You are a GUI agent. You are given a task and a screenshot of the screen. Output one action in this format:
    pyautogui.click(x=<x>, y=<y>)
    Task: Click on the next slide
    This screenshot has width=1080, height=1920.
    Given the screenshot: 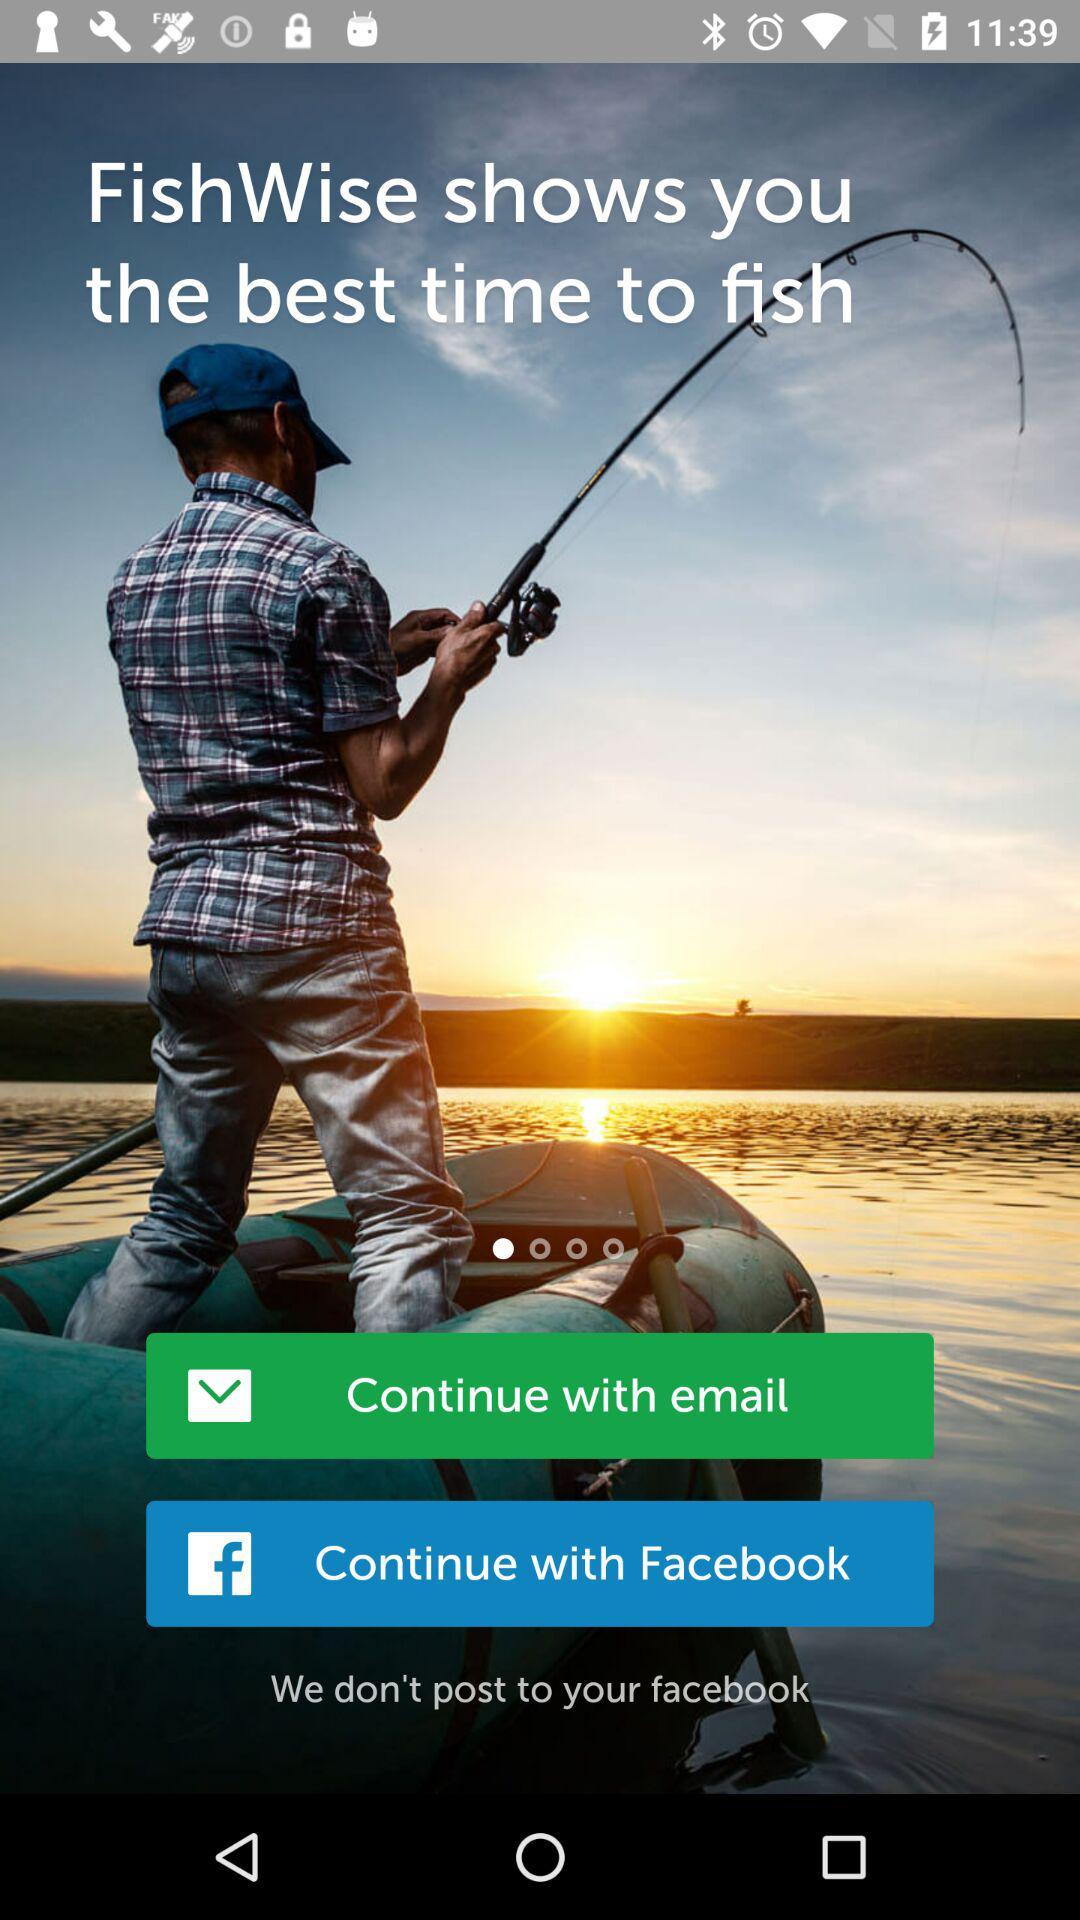 What is the action you would take?
    pyautogui.click(x=540, y=1247)
    